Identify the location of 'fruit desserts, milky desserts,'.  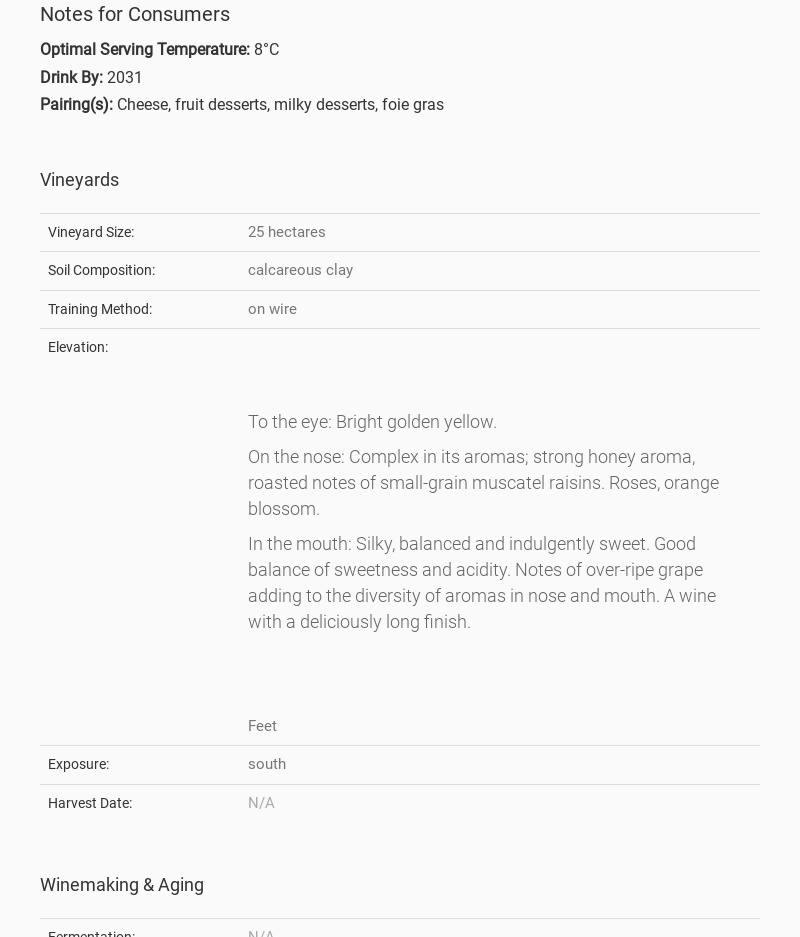
(278, 103).